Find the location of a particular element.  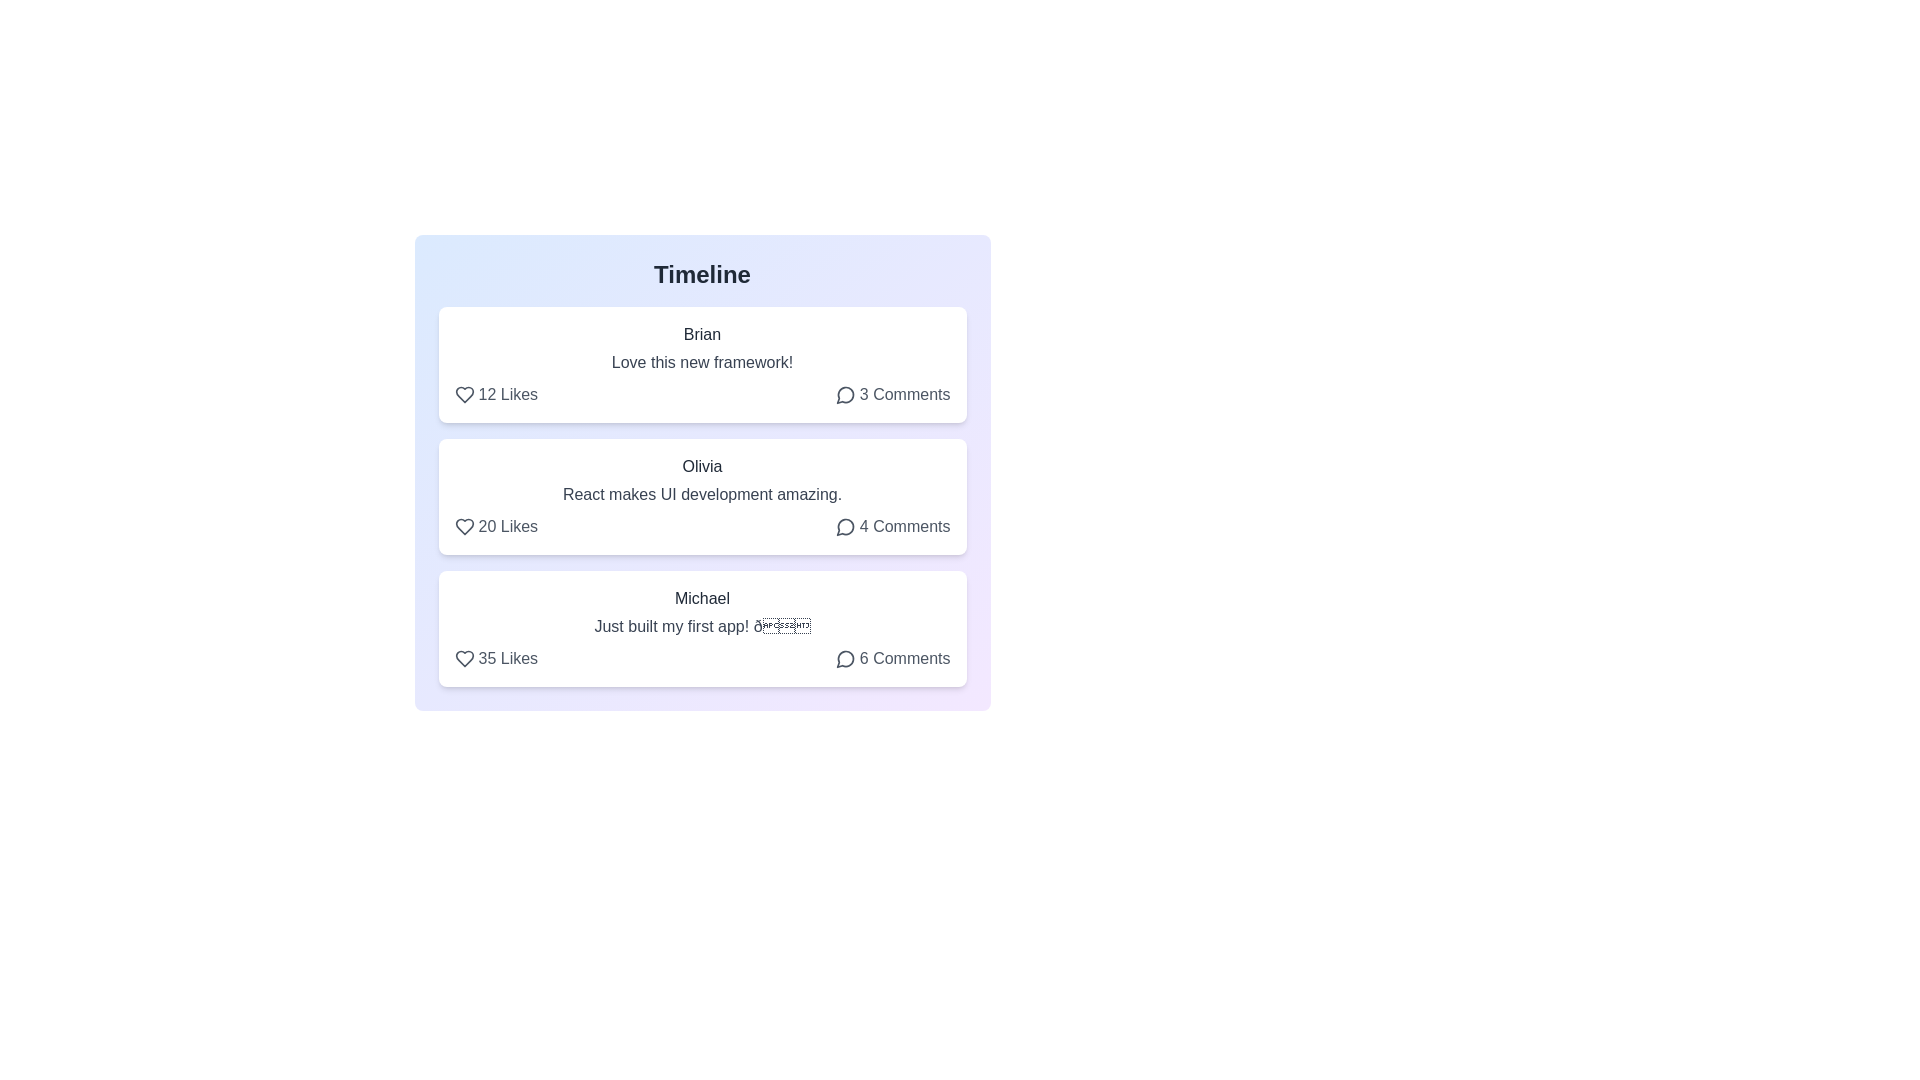

comment button for the post by Olivia is located at coordinates (892, 526).